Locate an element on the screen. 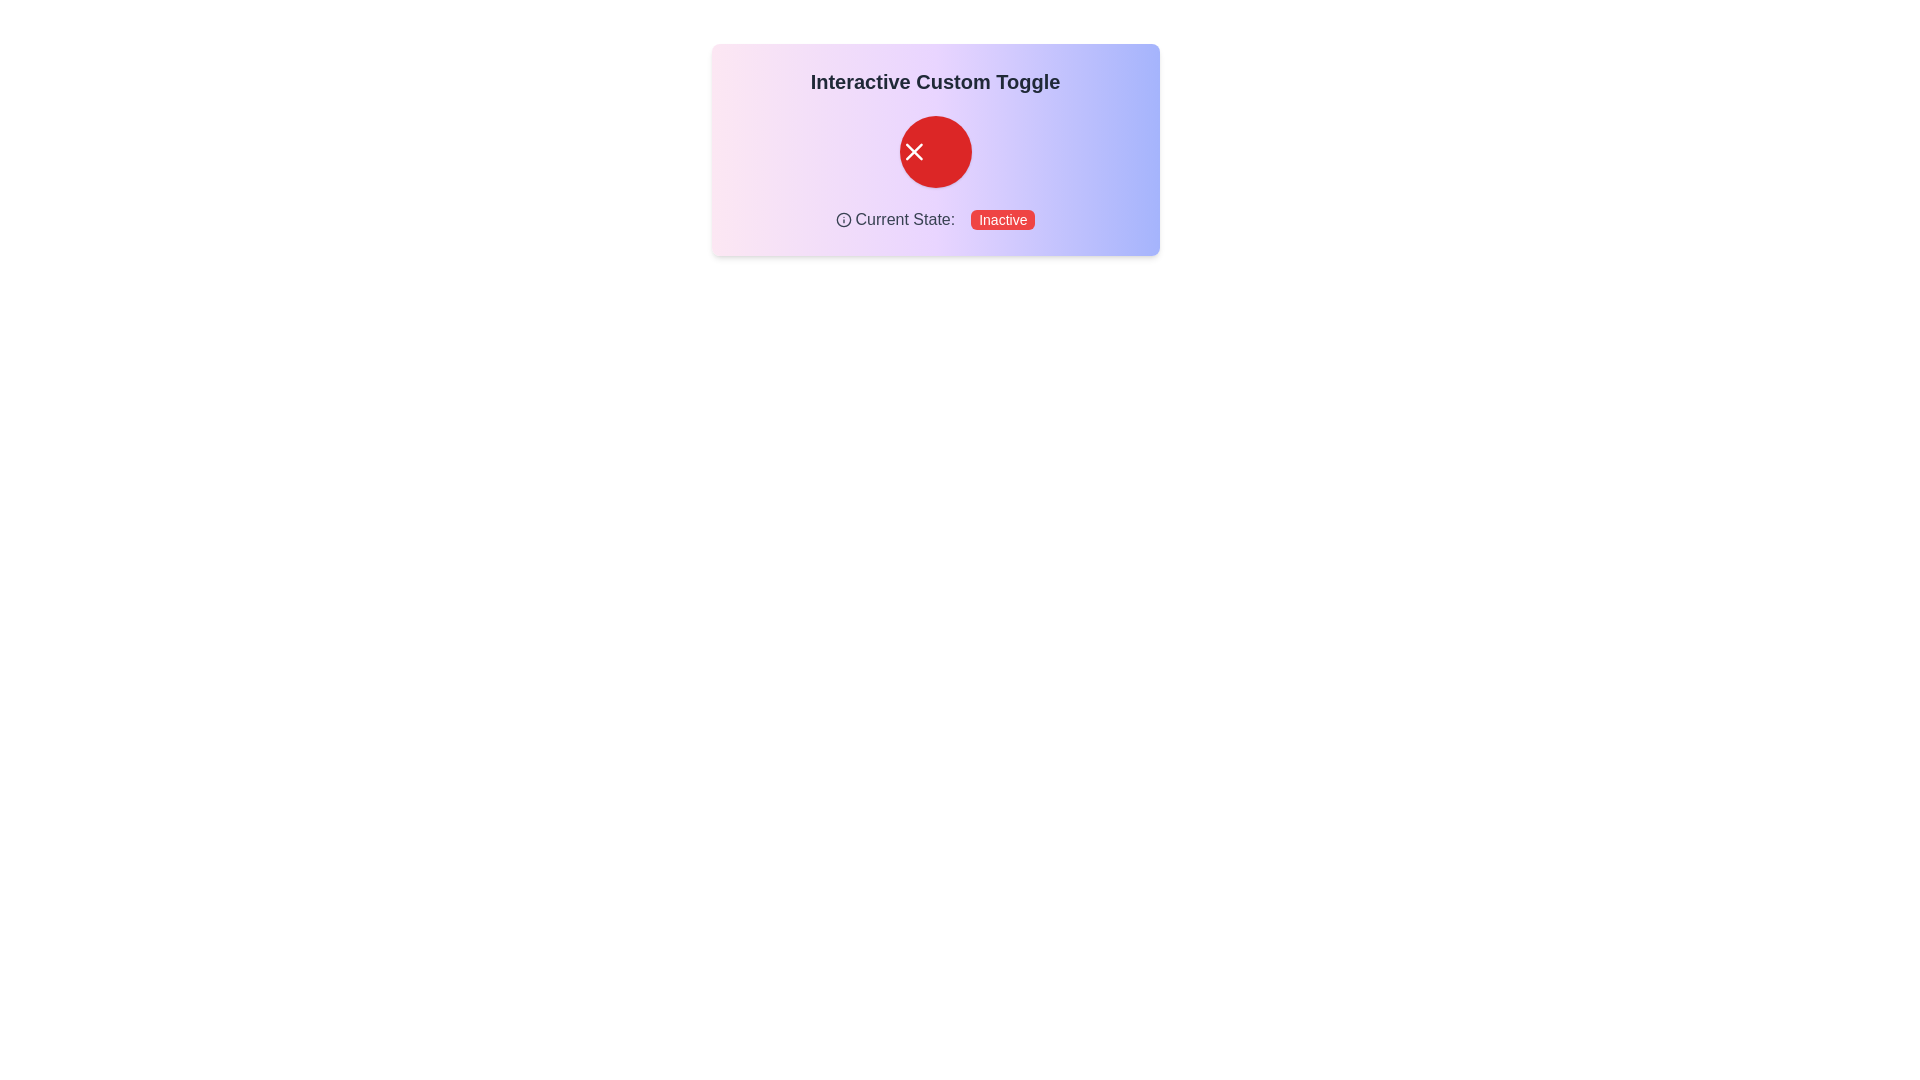 Image resolution: width=1920 pixels, height=1080 pixels. the informational text indicating the status of the toggle labeled as 'Inactive', positioned below the red circular button and the text 'Interactive Custom Toggle' is located at coordinates (934, 219).